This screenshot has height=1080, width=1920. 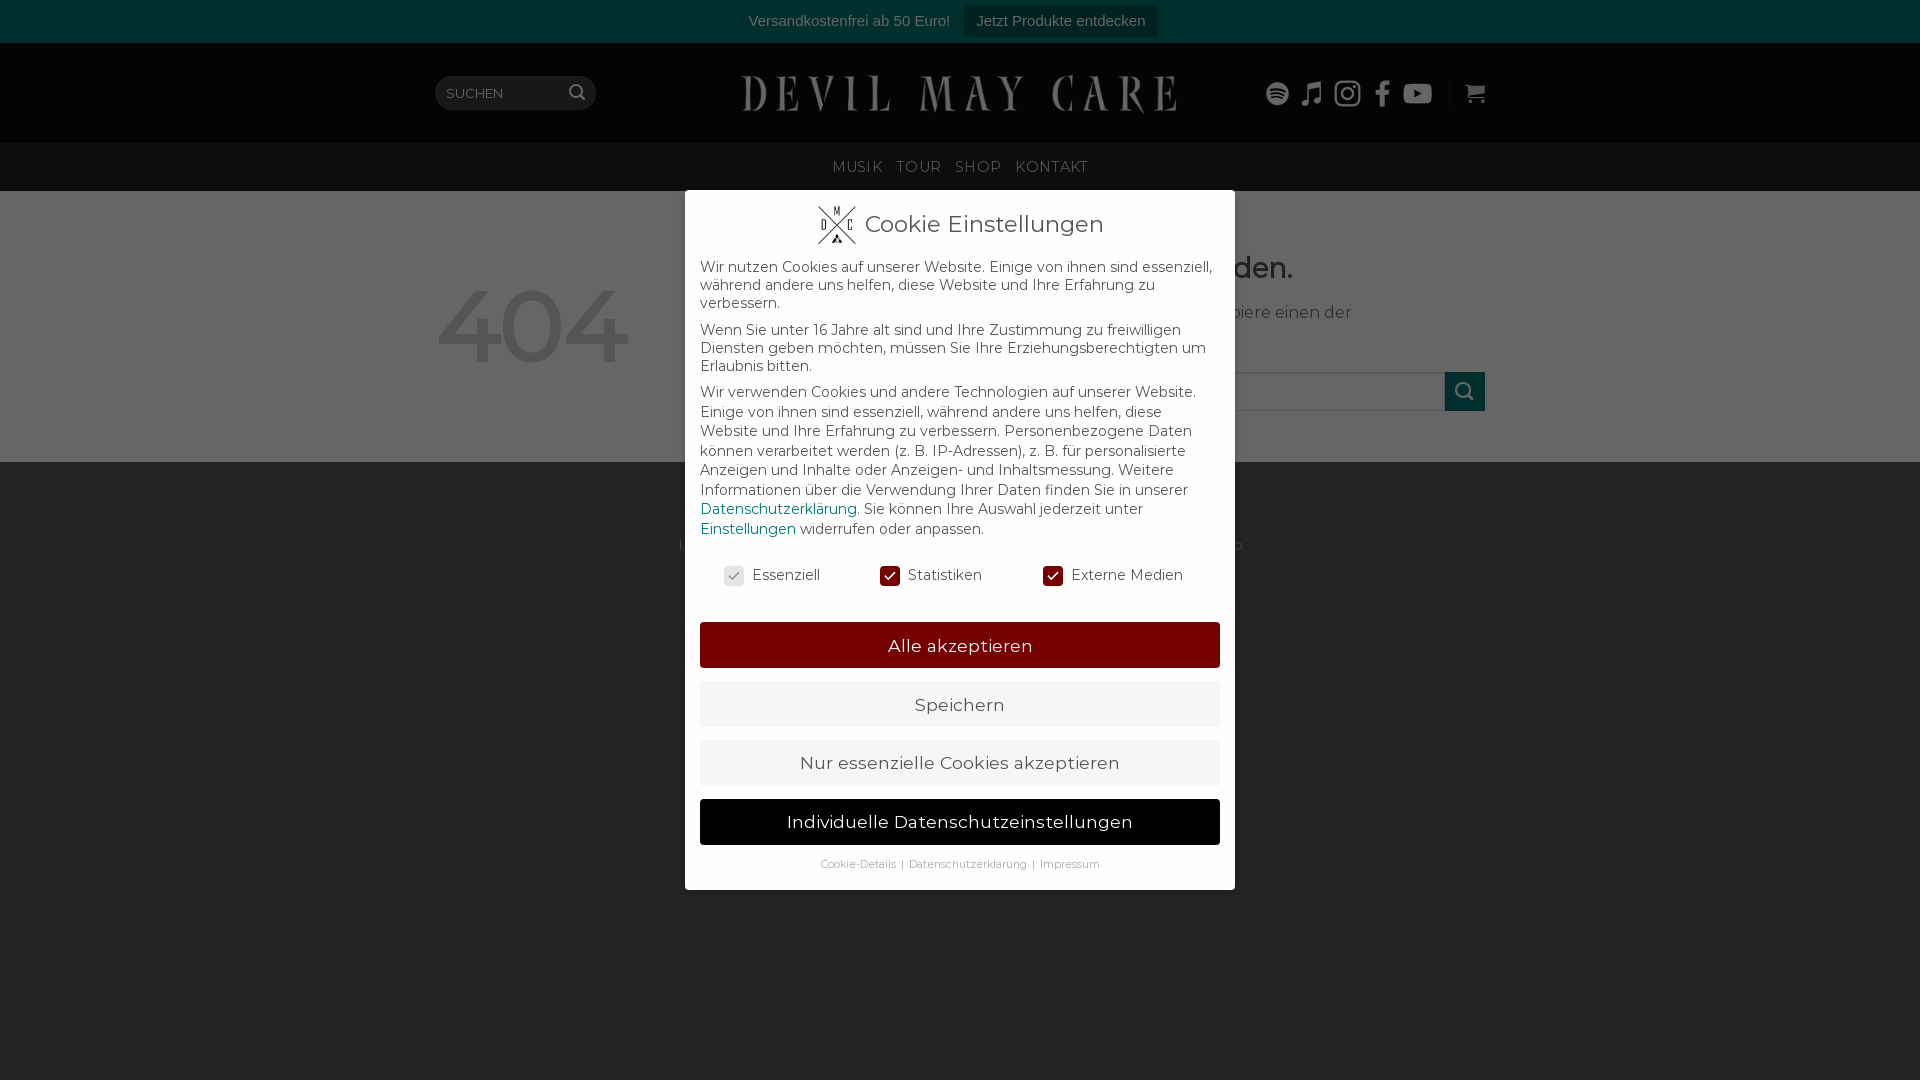 I want to click on 'Einstellungen', so click(x=747, y=527).